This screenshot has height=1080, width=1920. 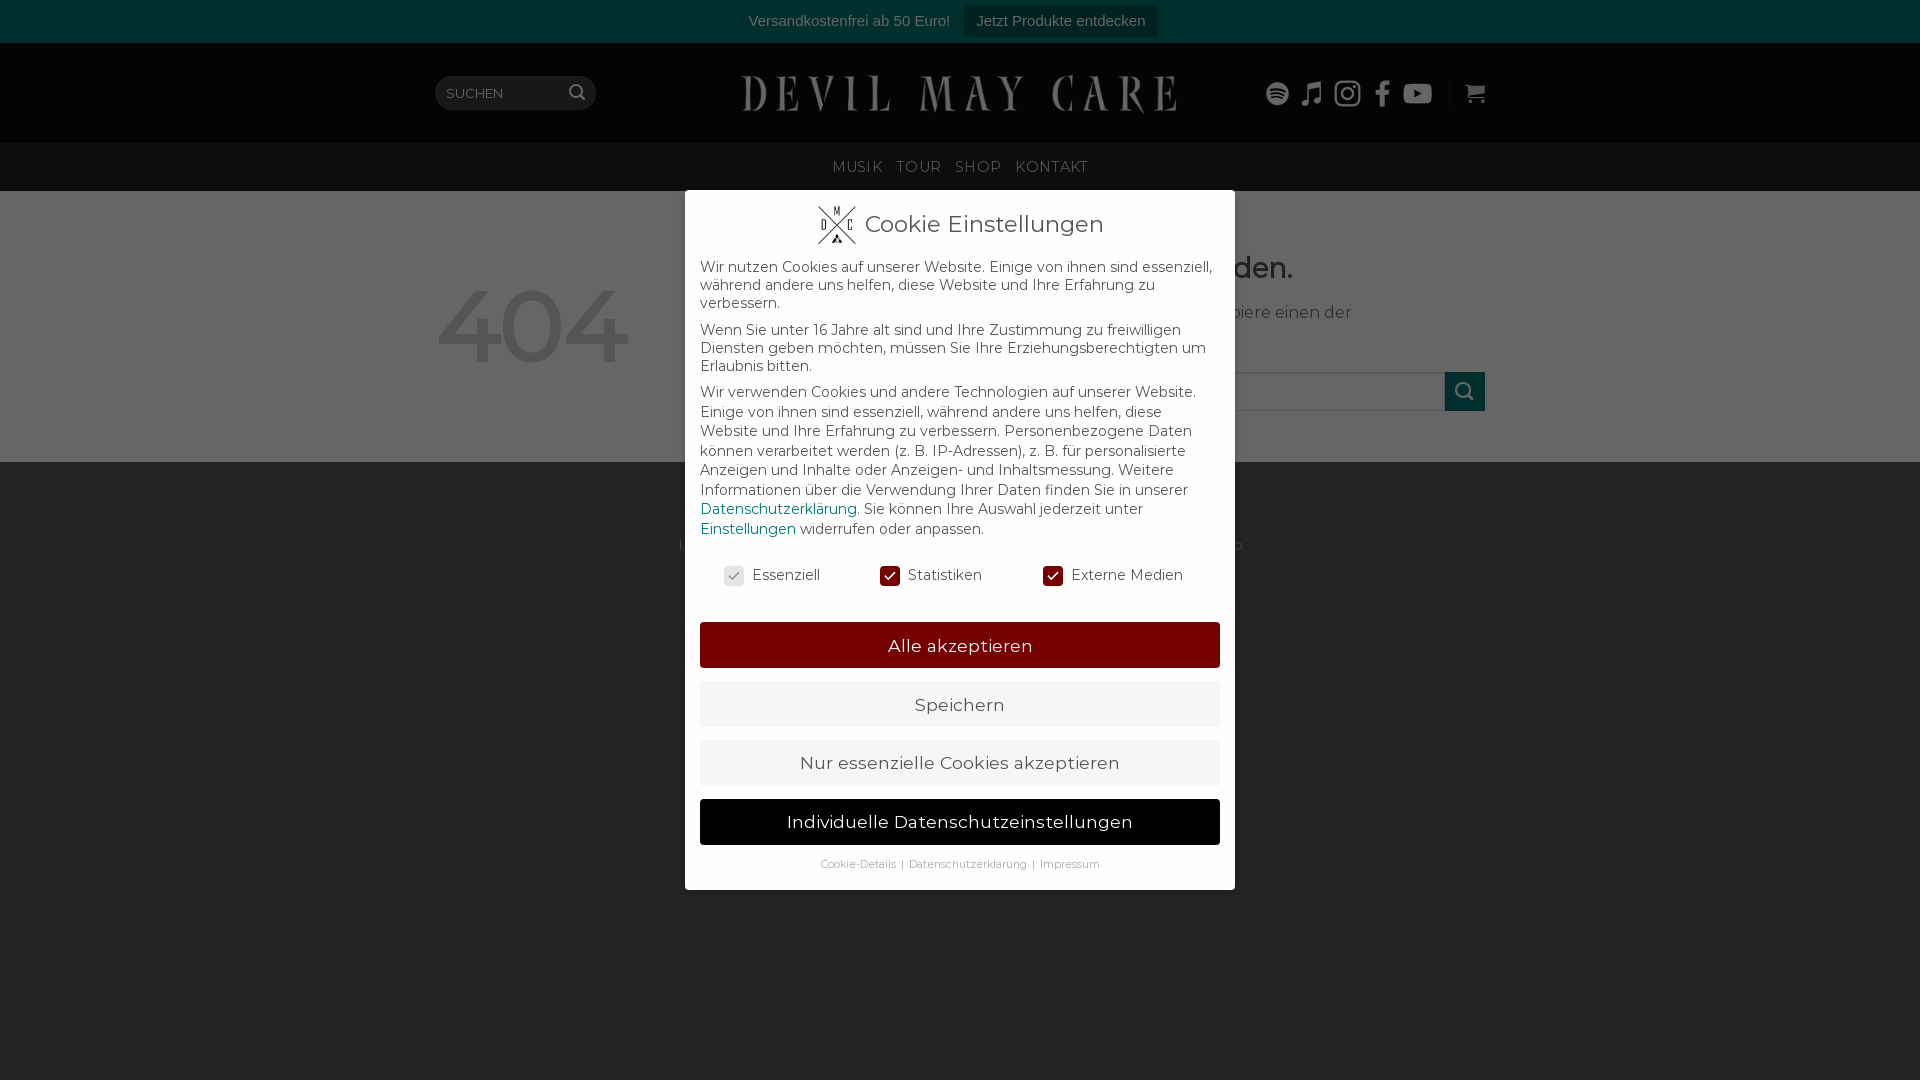 I want to click on 'Einstellungen', so click(x=747, y=527).